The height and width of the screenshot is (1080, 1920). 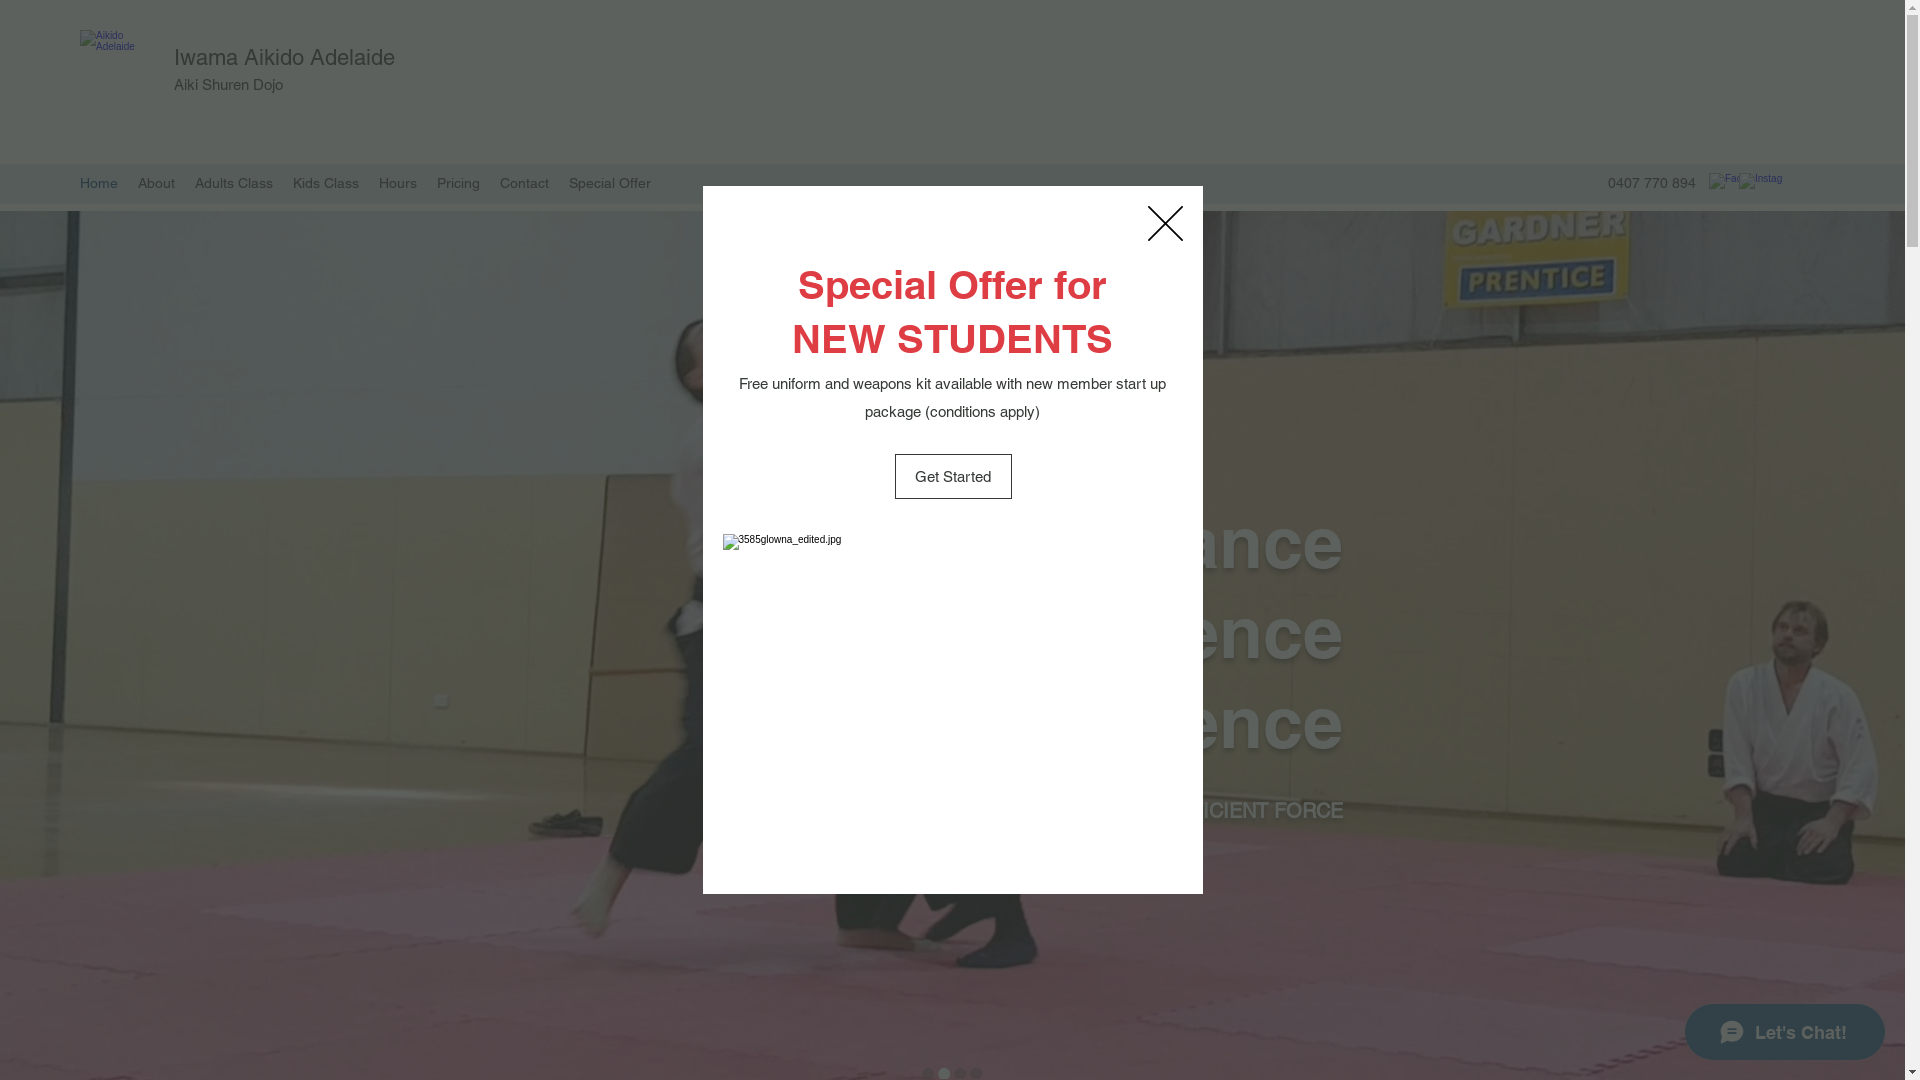 What do you see at coordinates (398, 182) in the screenshot?
I see `'Hours'` at bounding box center [398, 182].